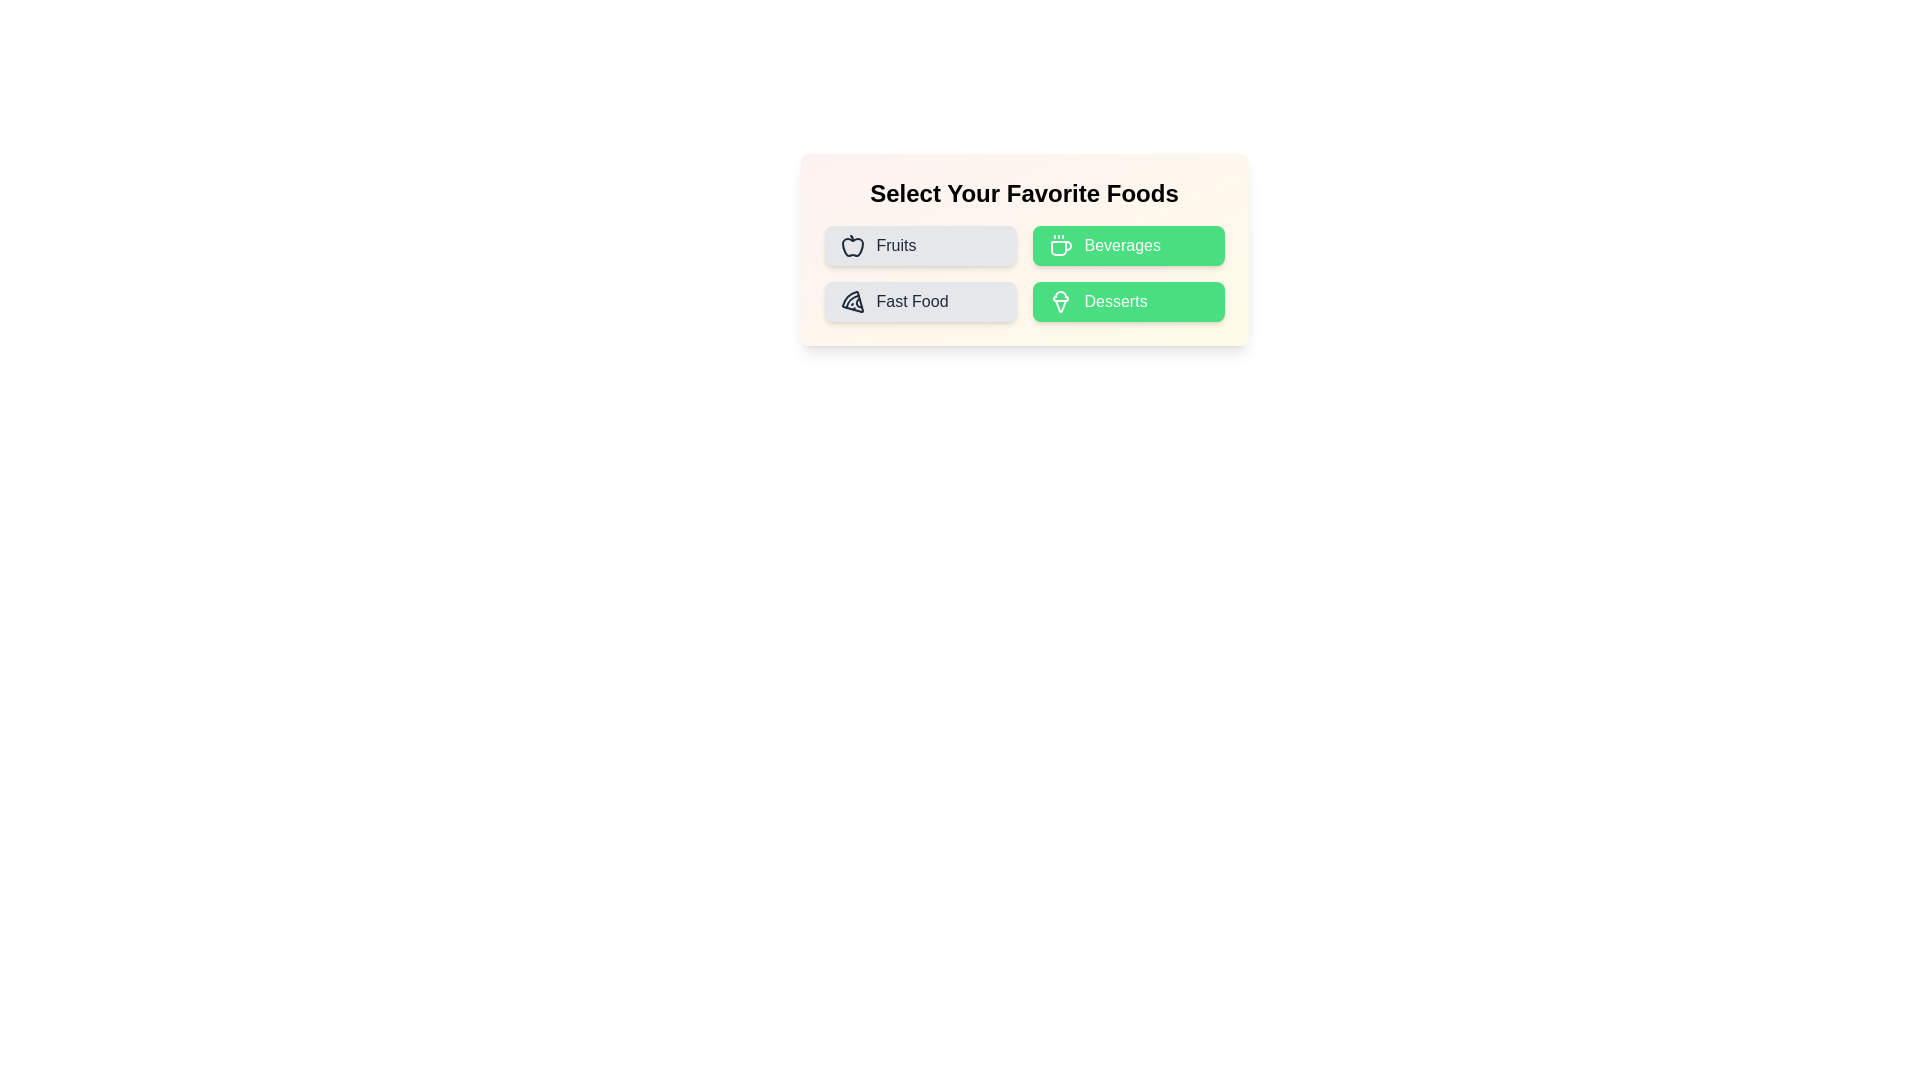 The width and height of the screenshot is (1920, 1080). What do you see at coordinates (919, 245) in the screenshot?
I see `the Fruits button to inspect its icon and label` at bounding box center [919, 245].